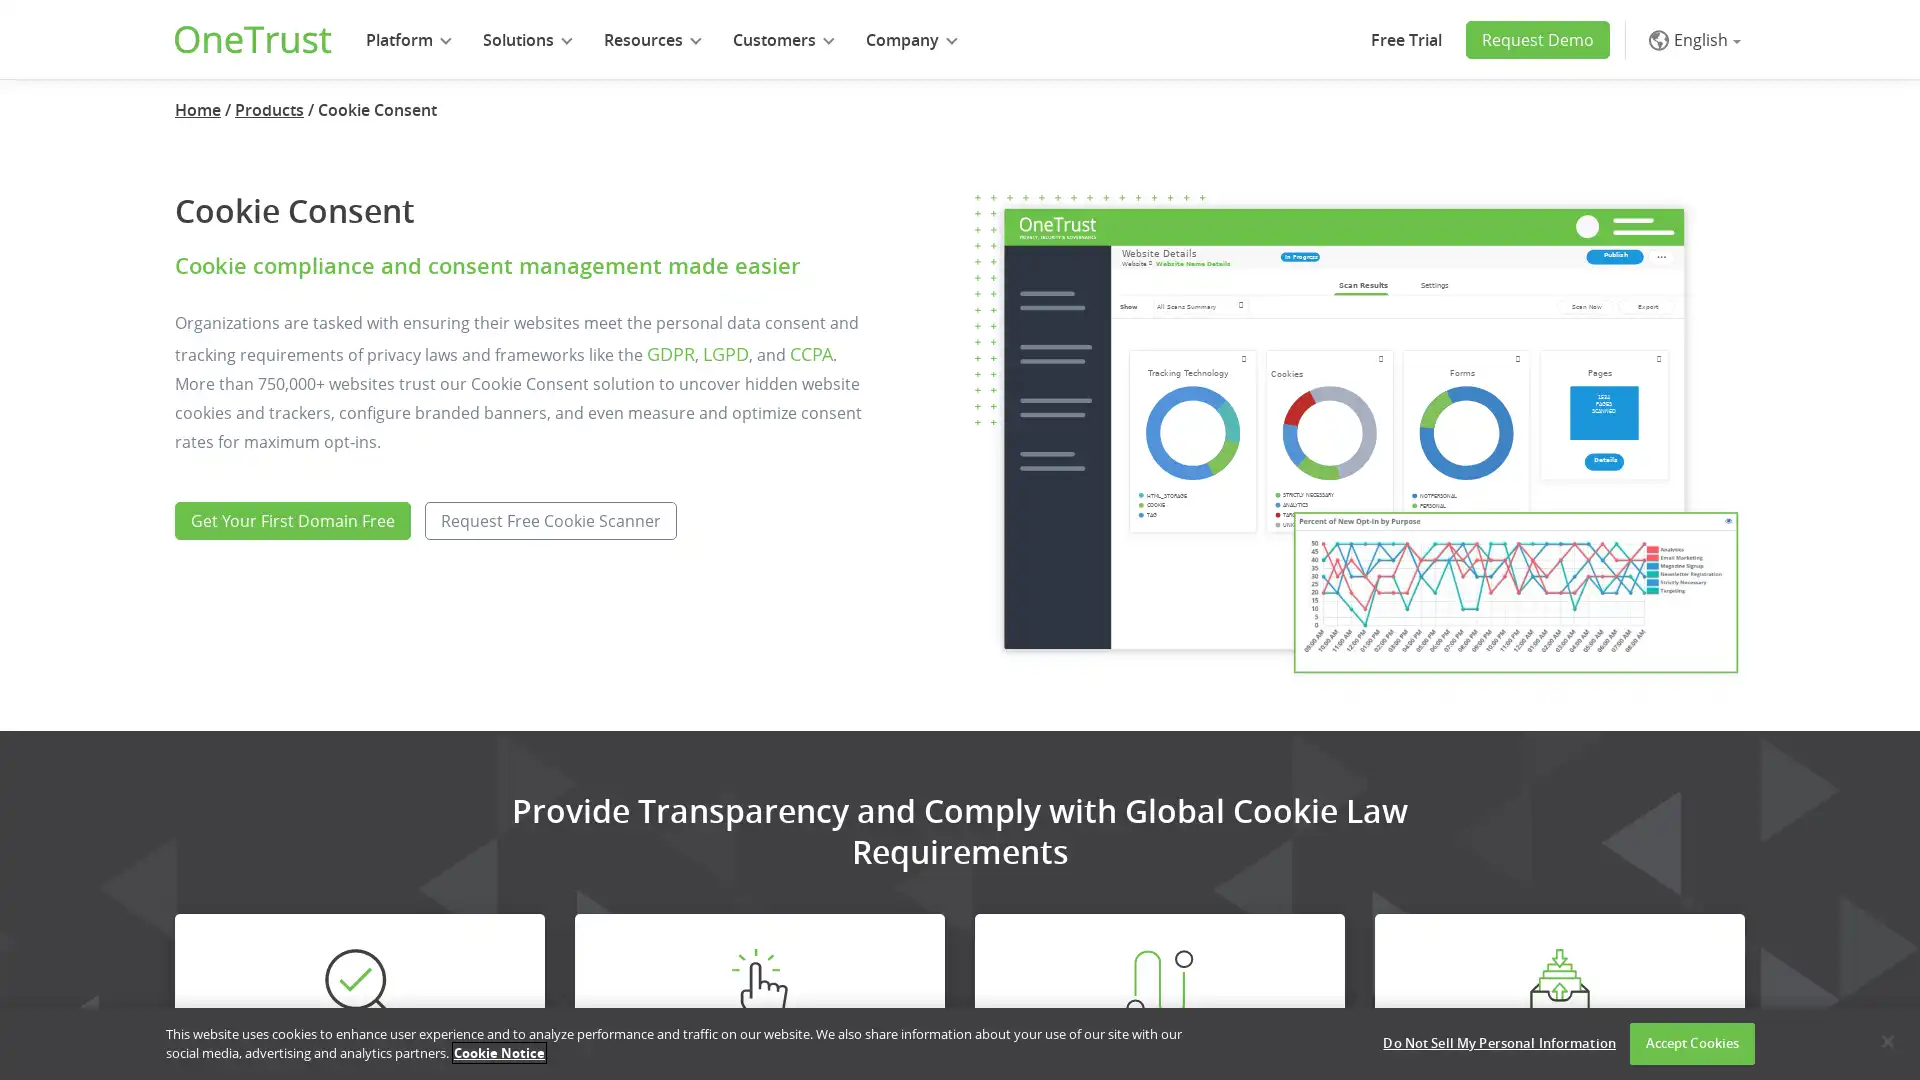  Describe the element at coordinates (1886, 1040) in the screenshot. I see `Close` at that location.